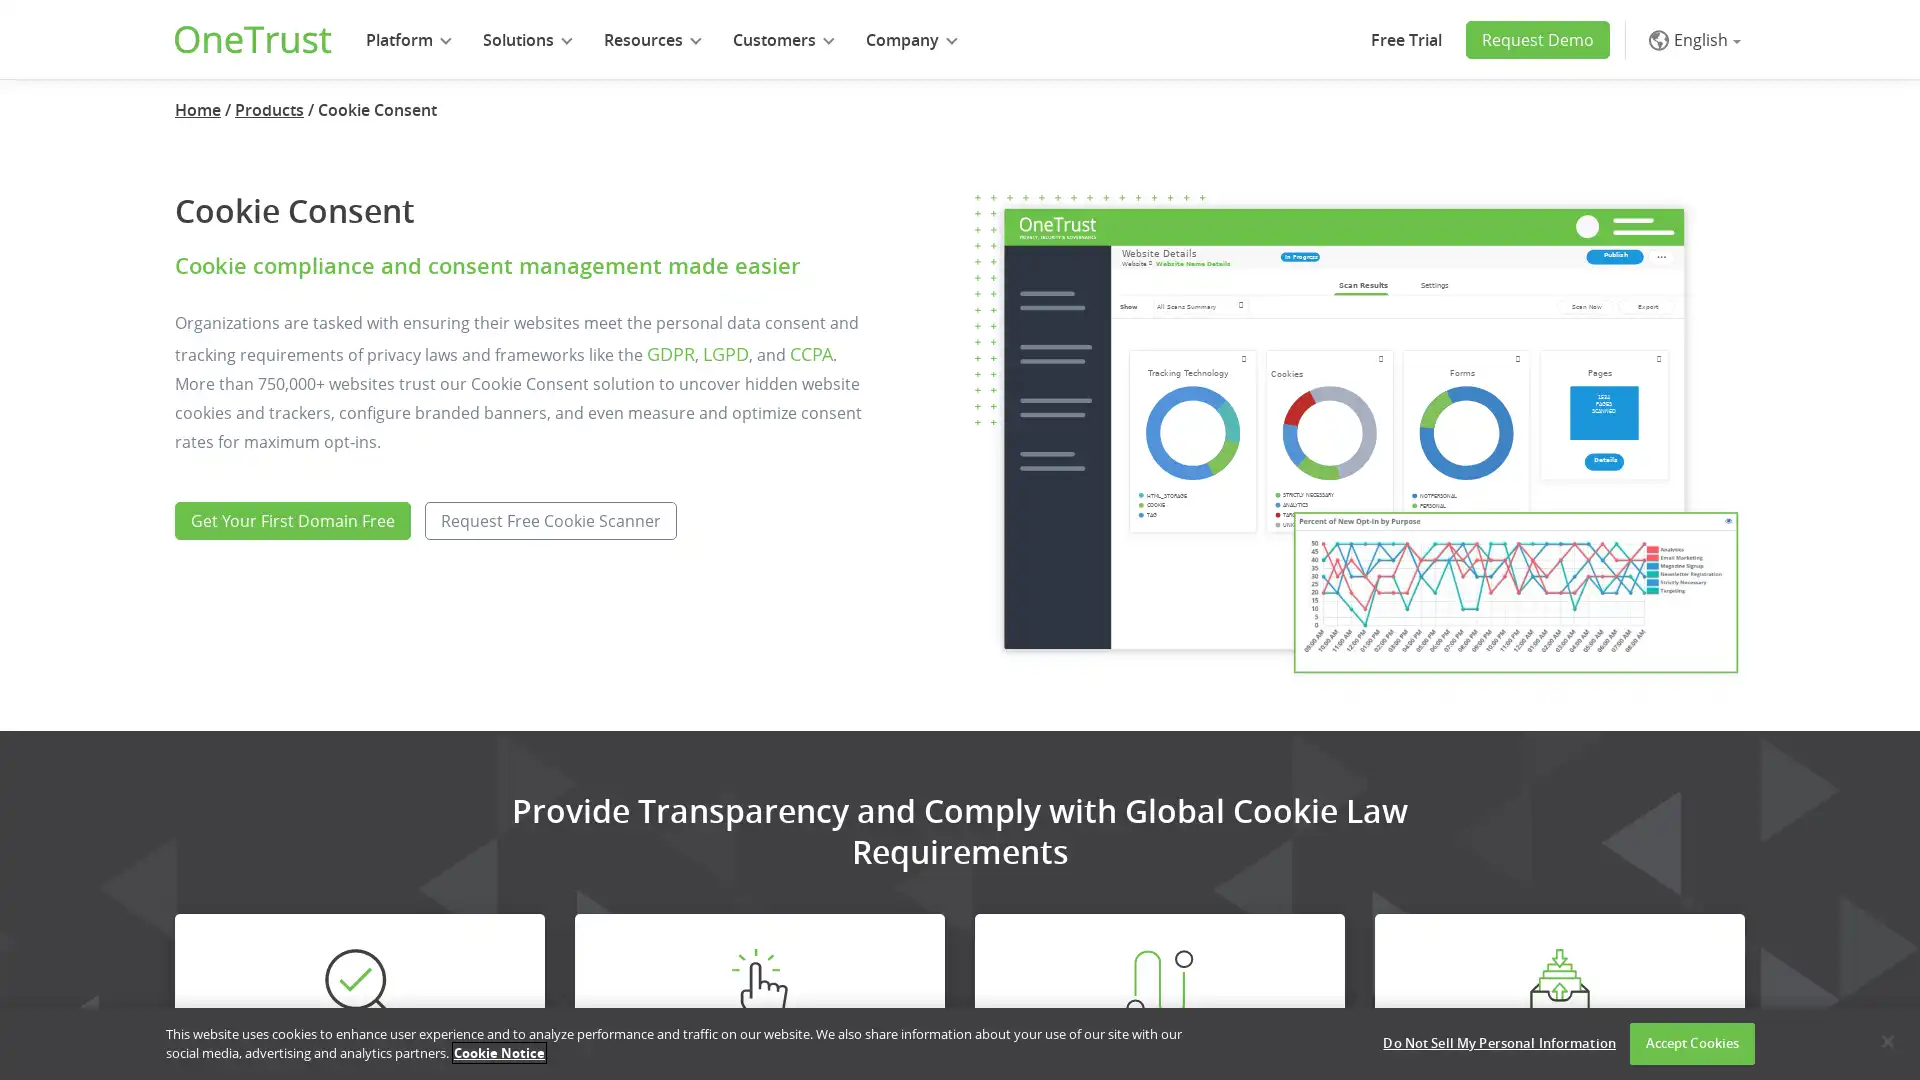  Describe the element at coordinates (1886, 1040) in the screenshot. I see `Close` at that location.